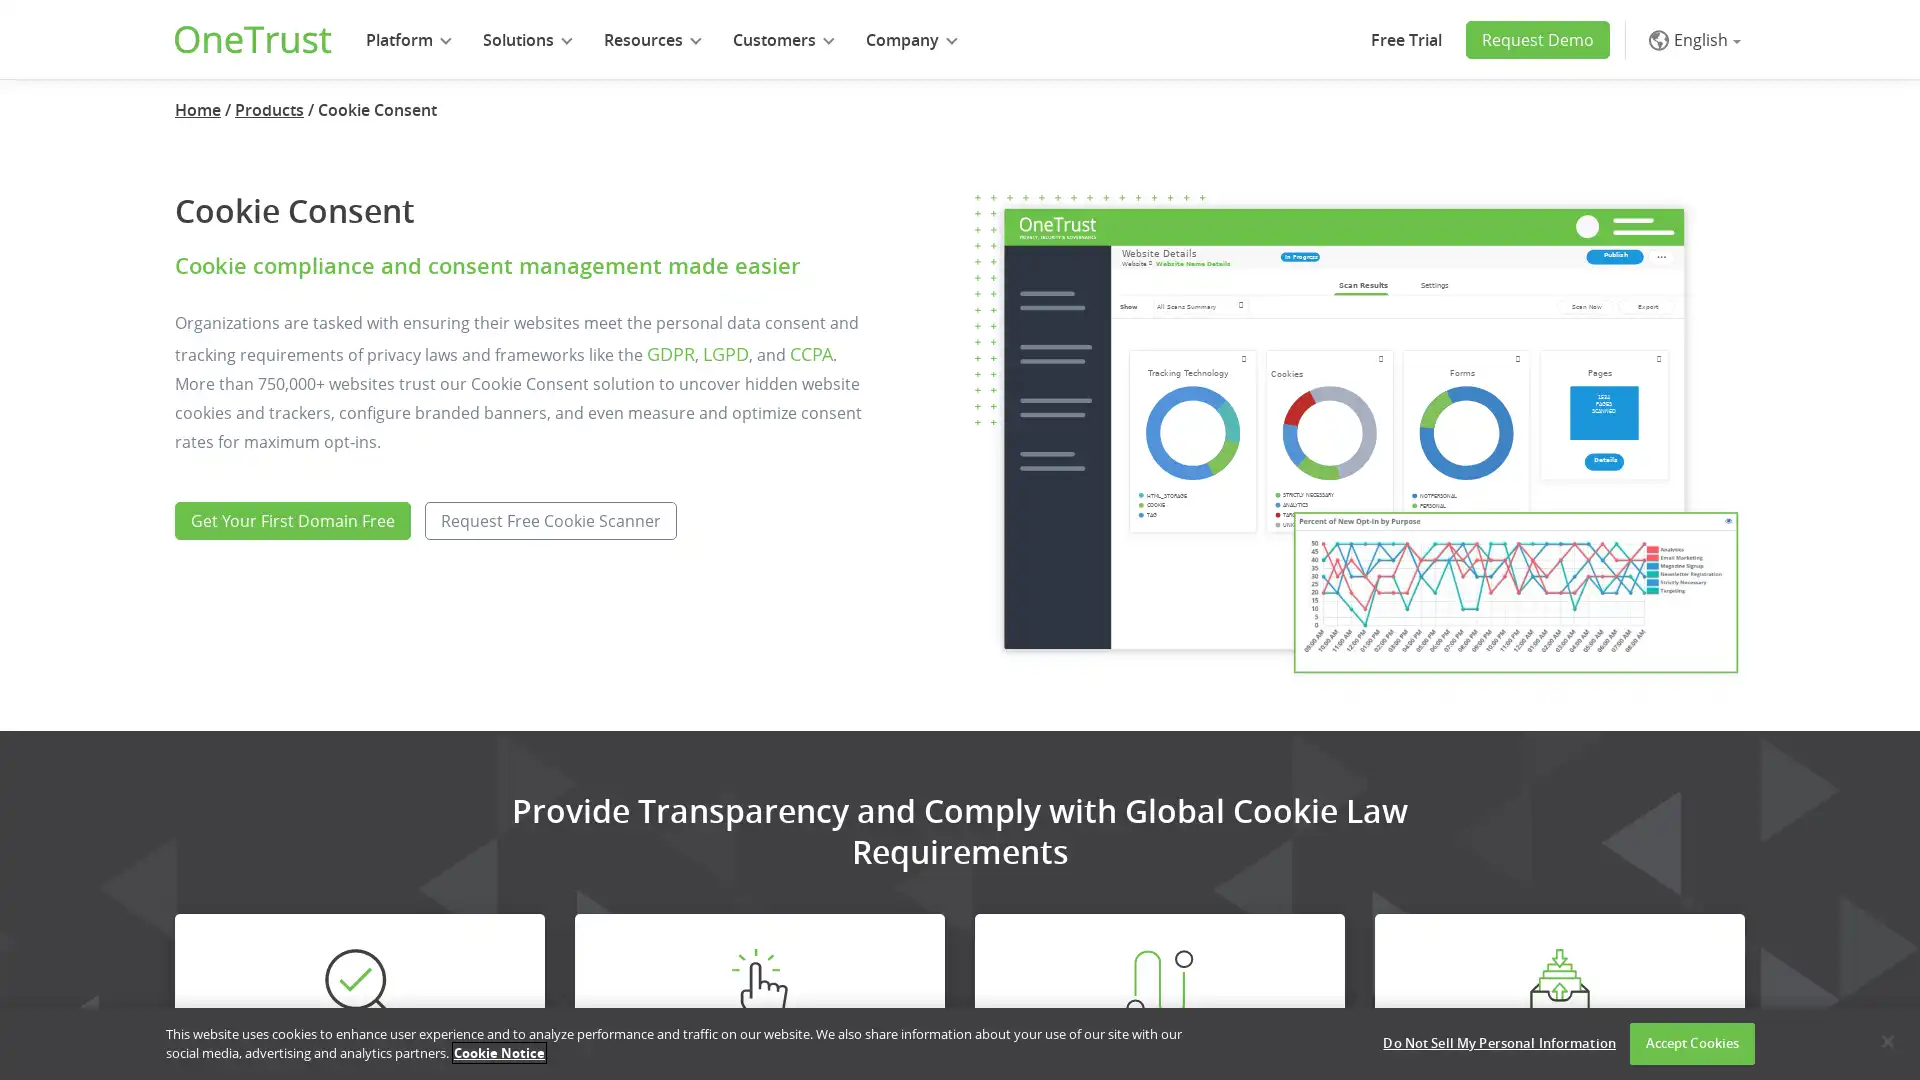  Describe the element at coordinates (1886, 1040) in the screenshot. I see `Close` at that location.